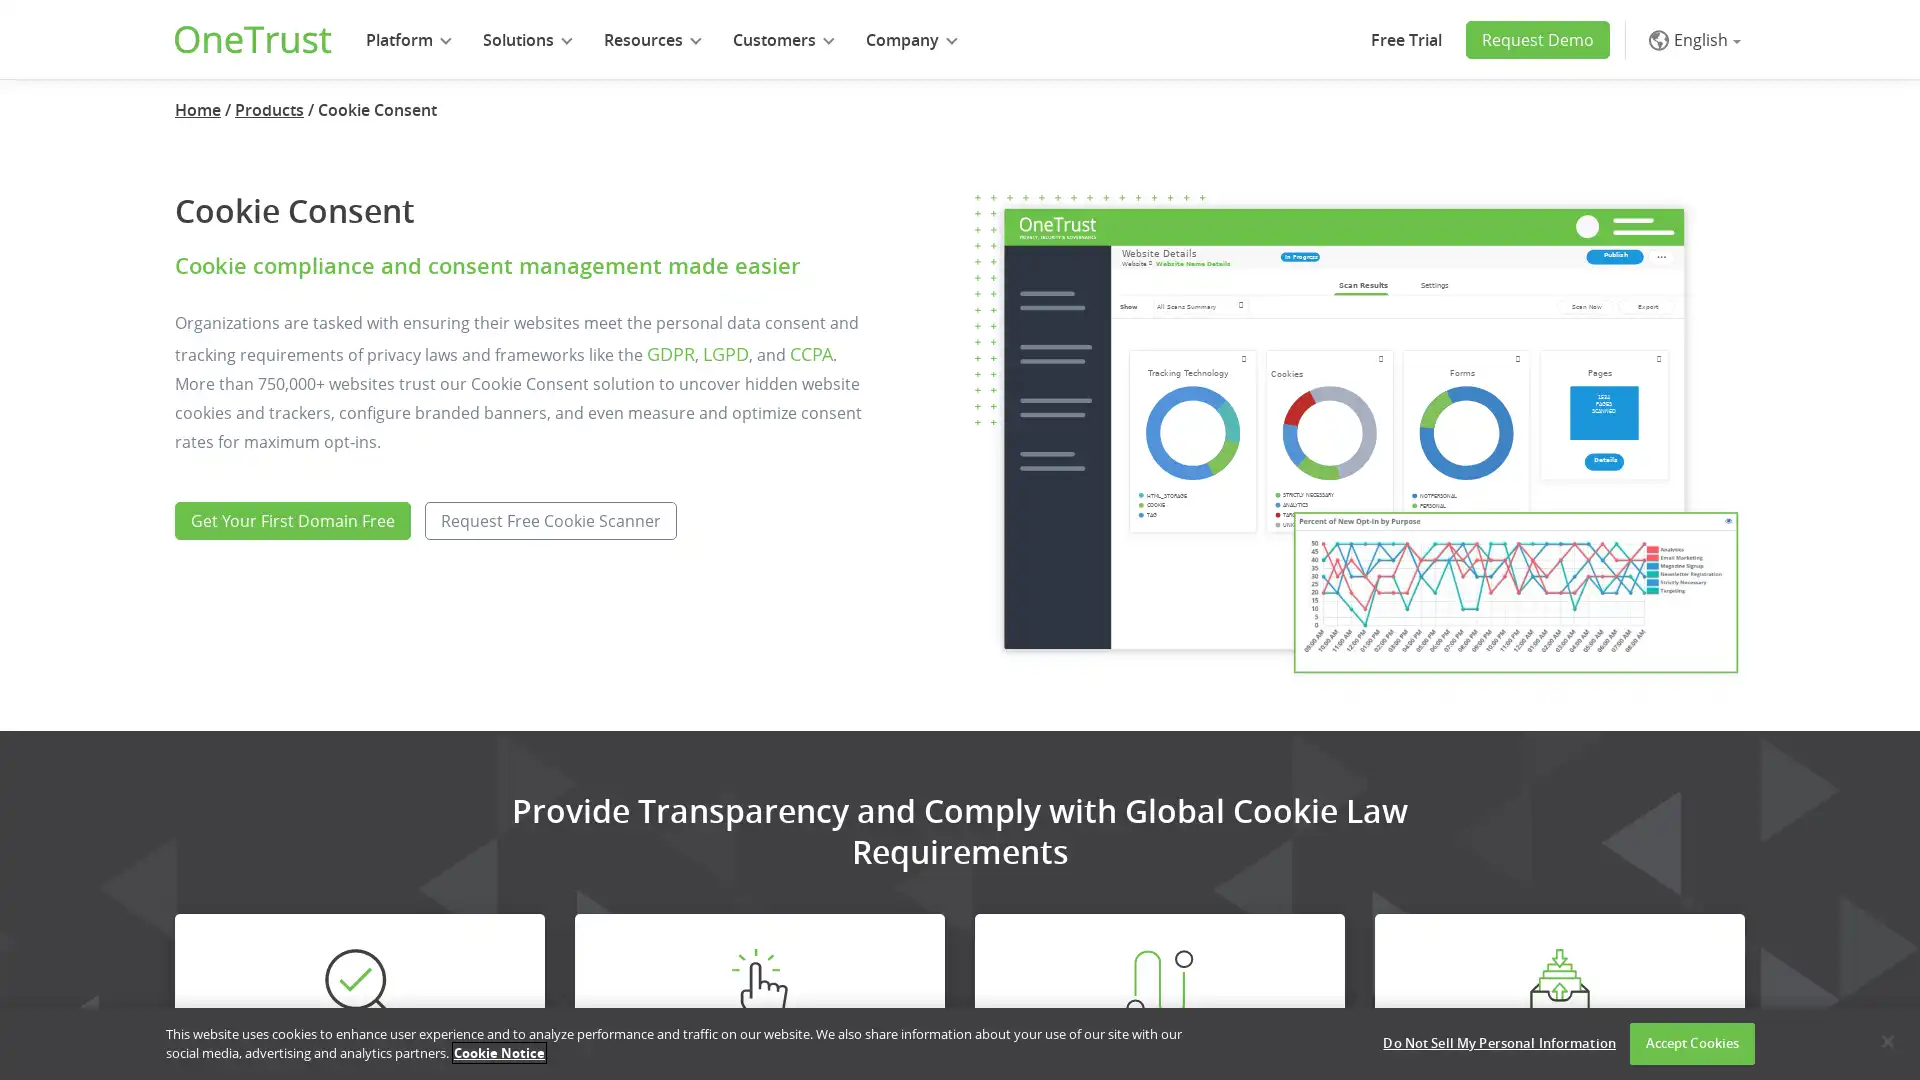  Describe the element at coordinates (1886, 1040) in the screenshot. I see `Close` at that location.